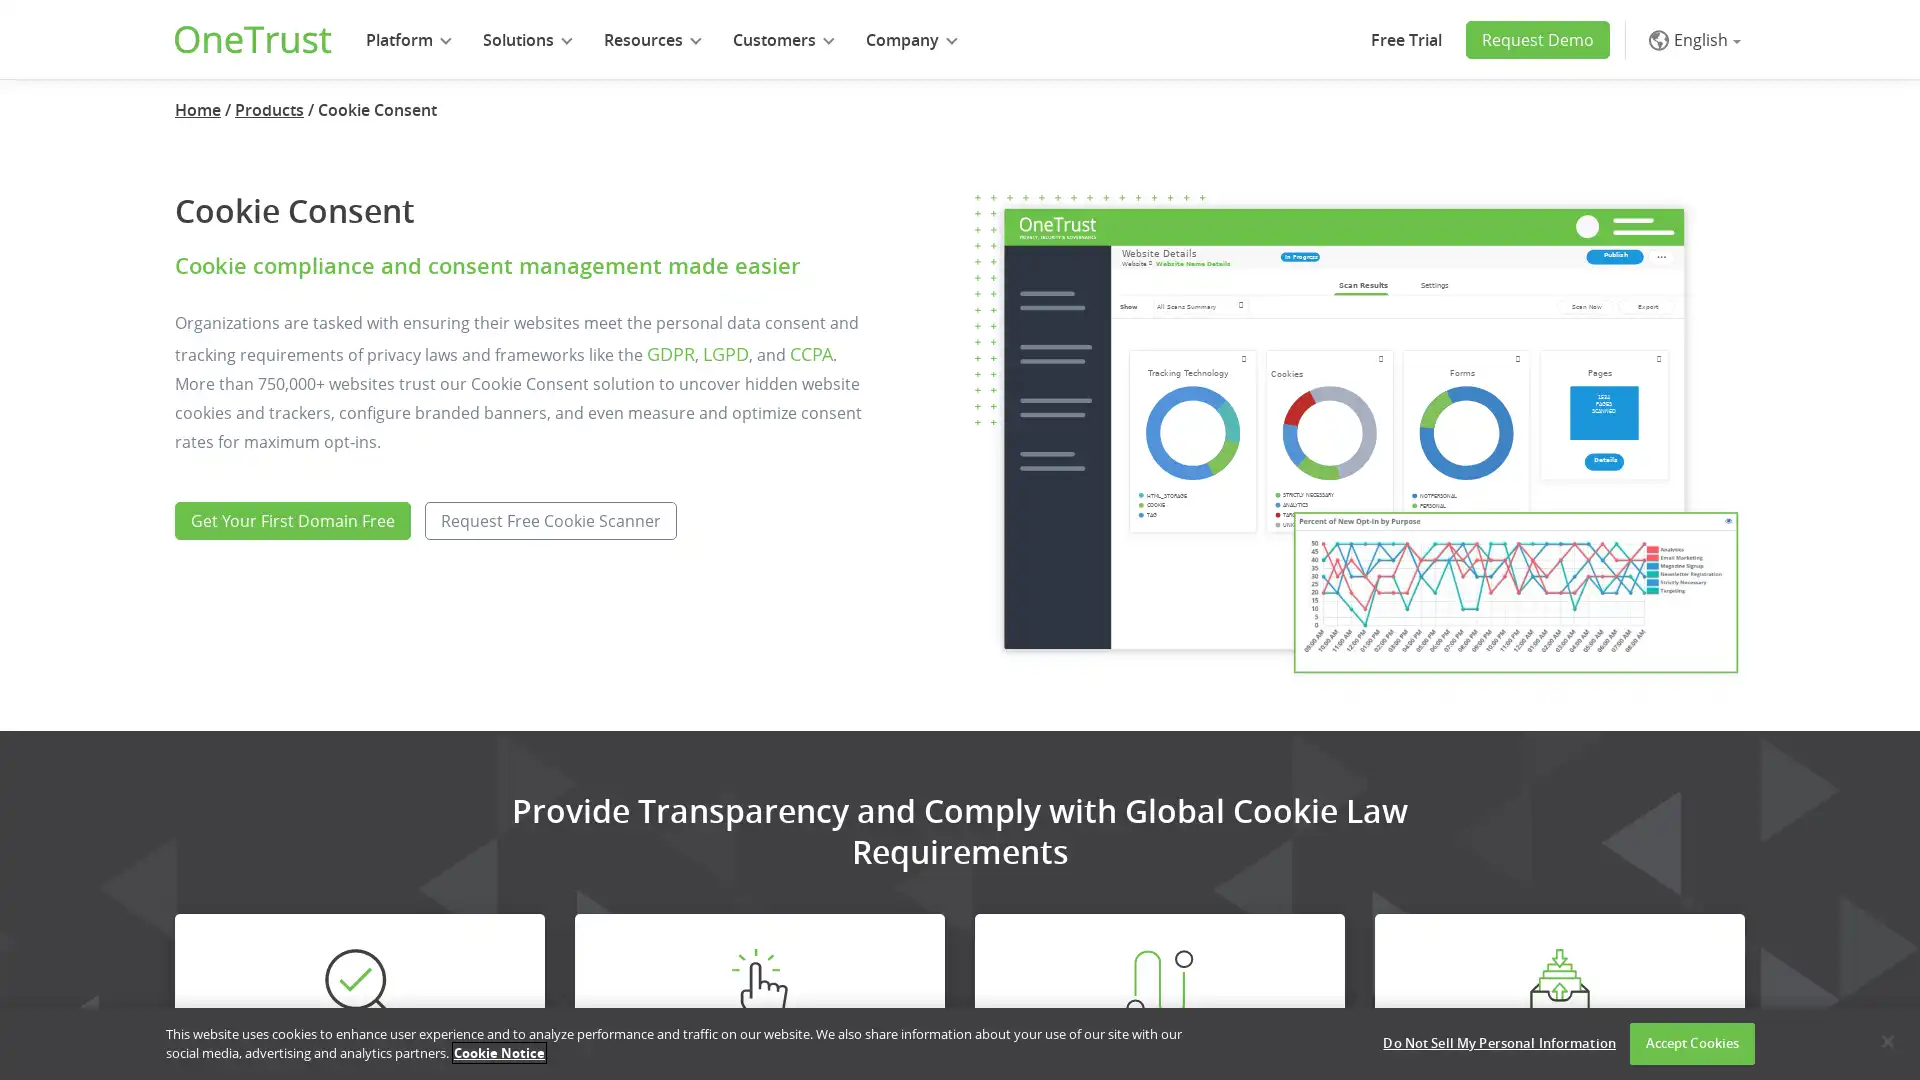  Describe the element at coordinates (1886, 1040) in the screenshot. I see `Close` at that location.